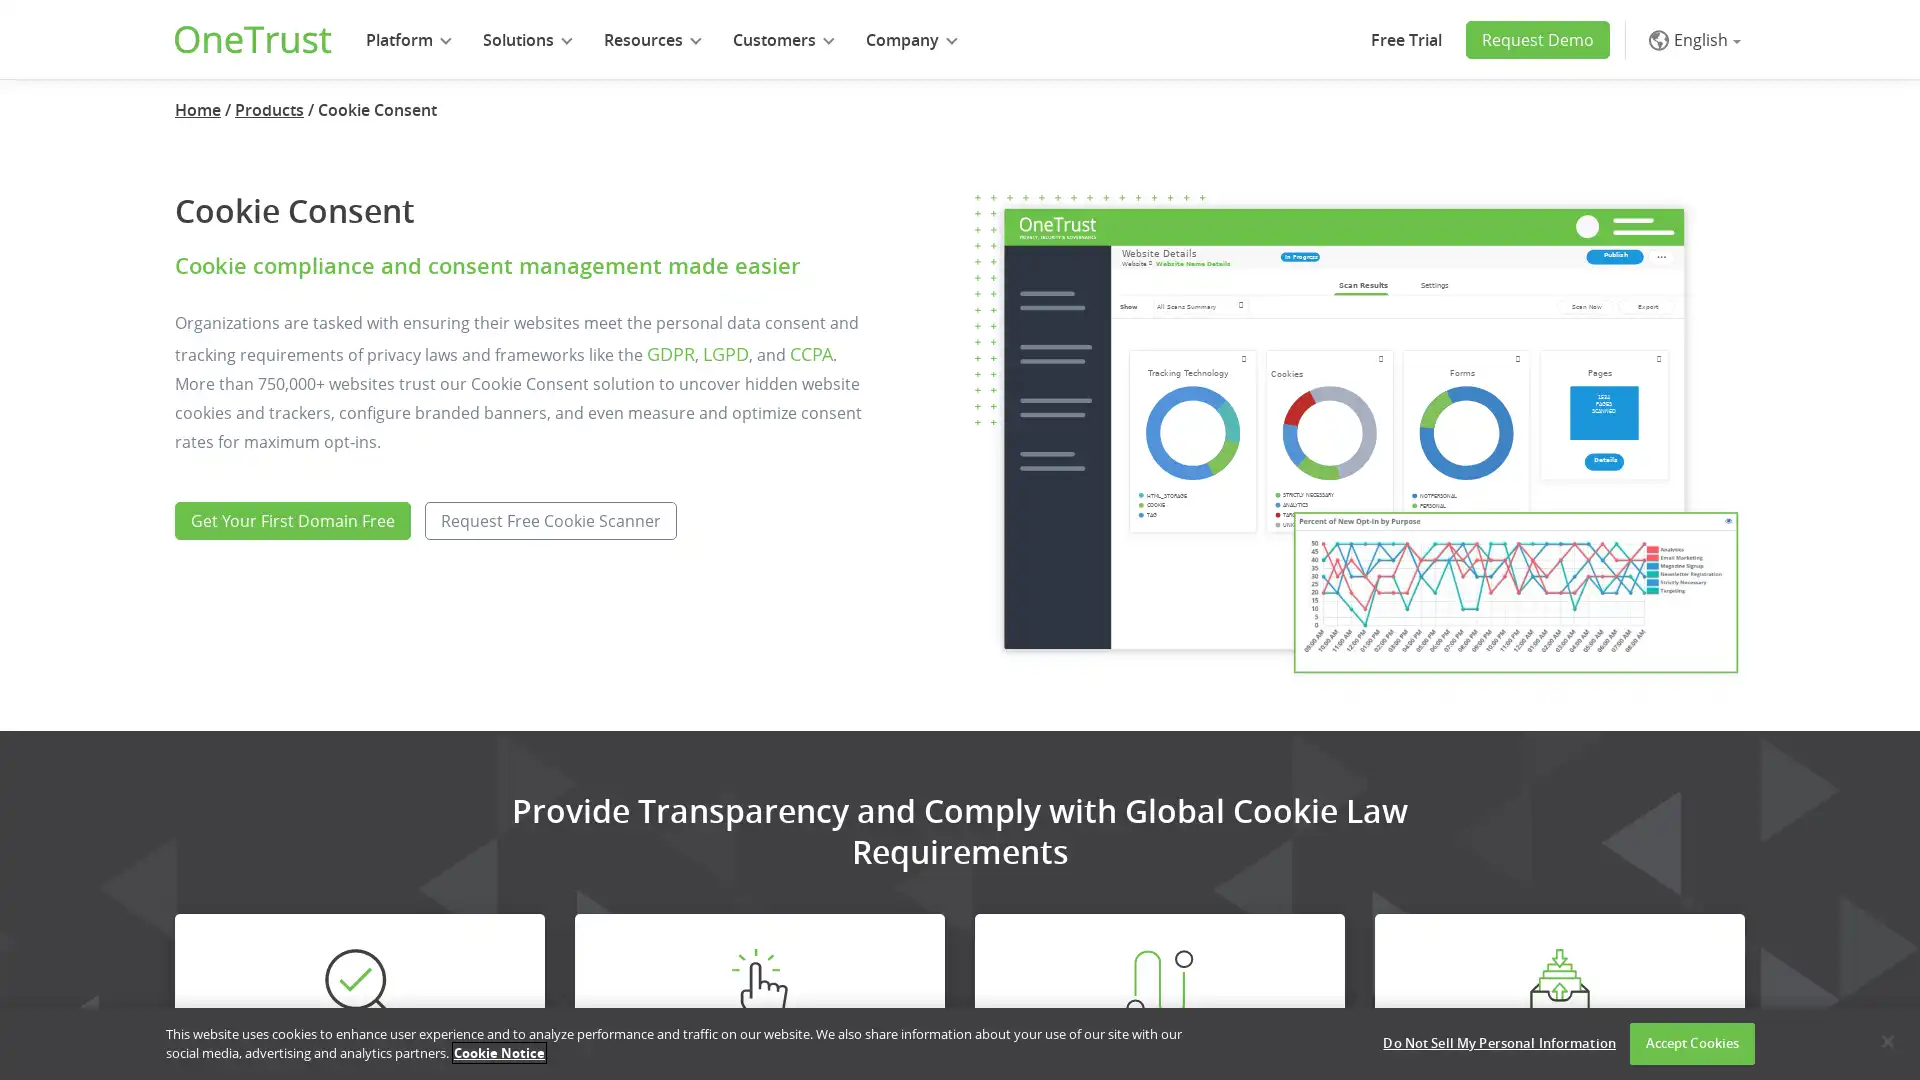  Describe the element at coordinates (1886, 1040) in the screenshot. I see `Close` at that location.